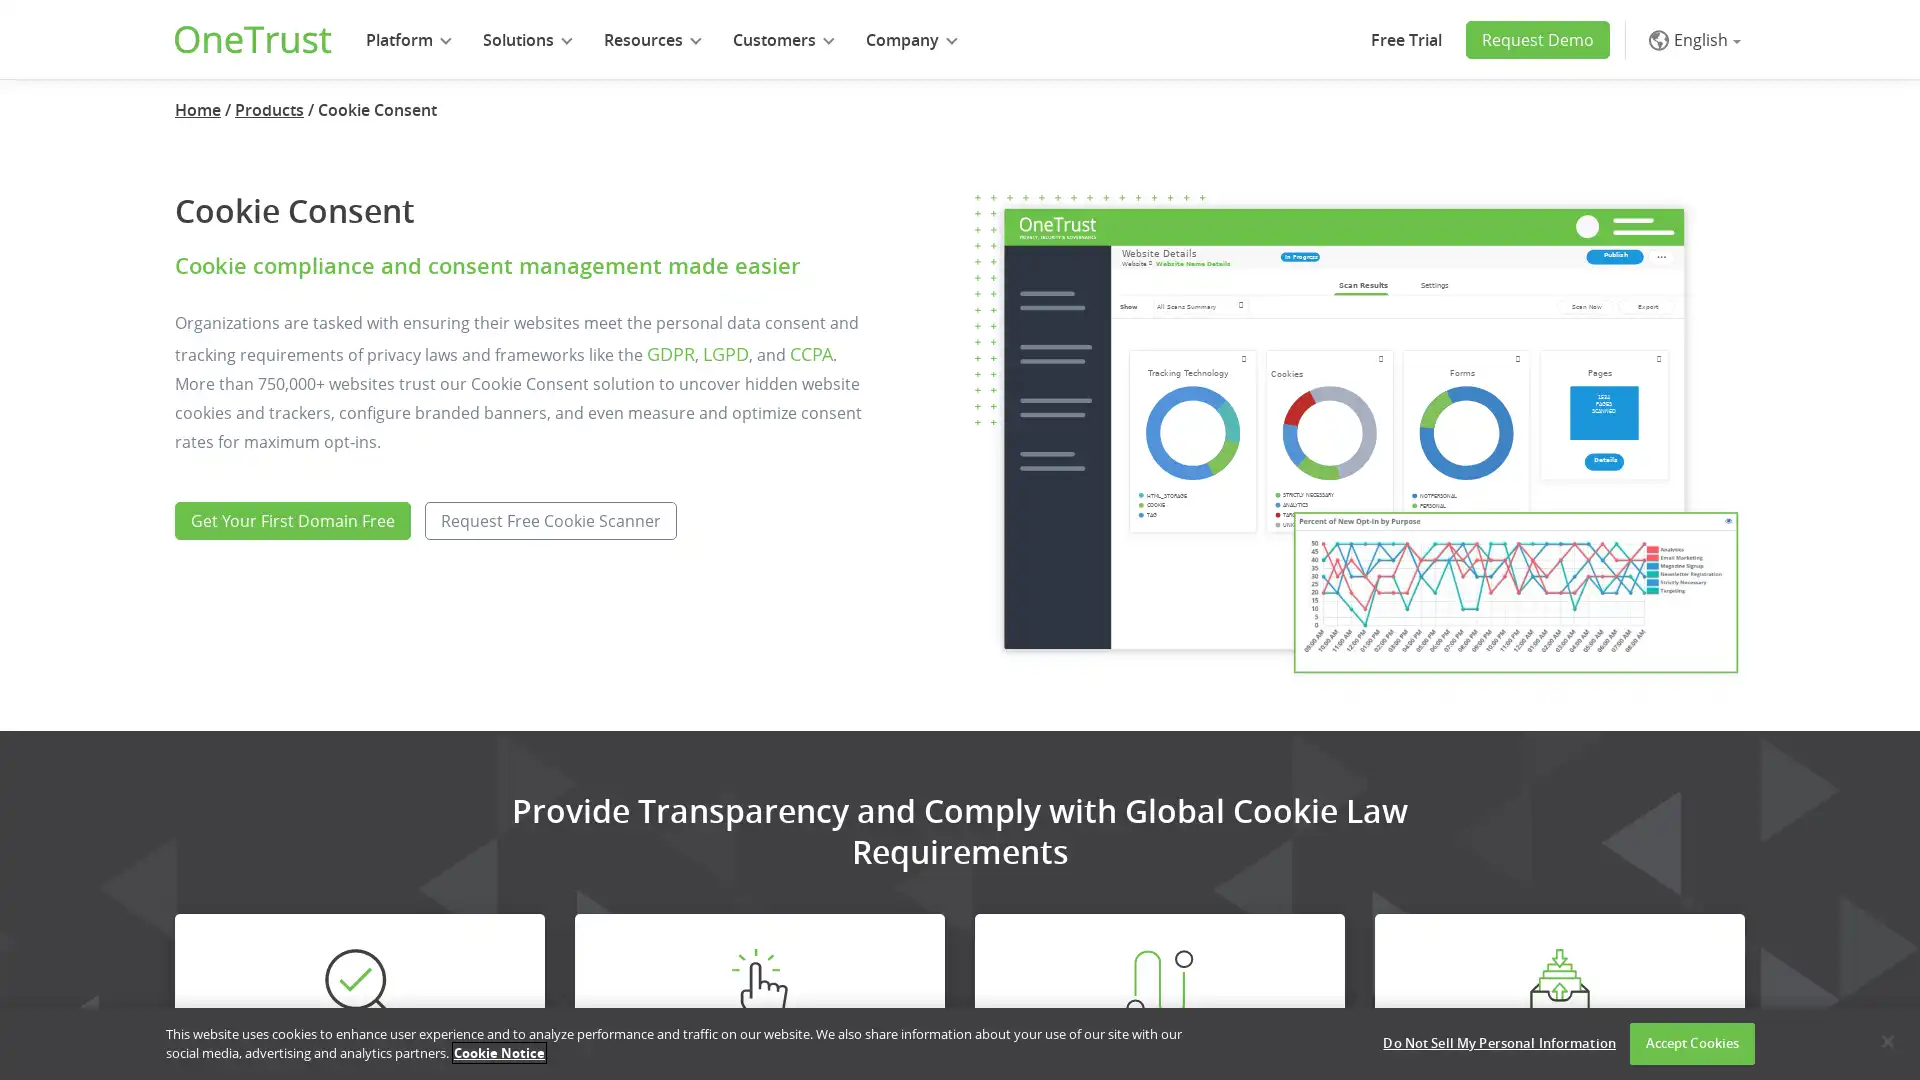  Describe the element at coordinates (1886, 1040) in the screenshot. I see `Close` at that location.